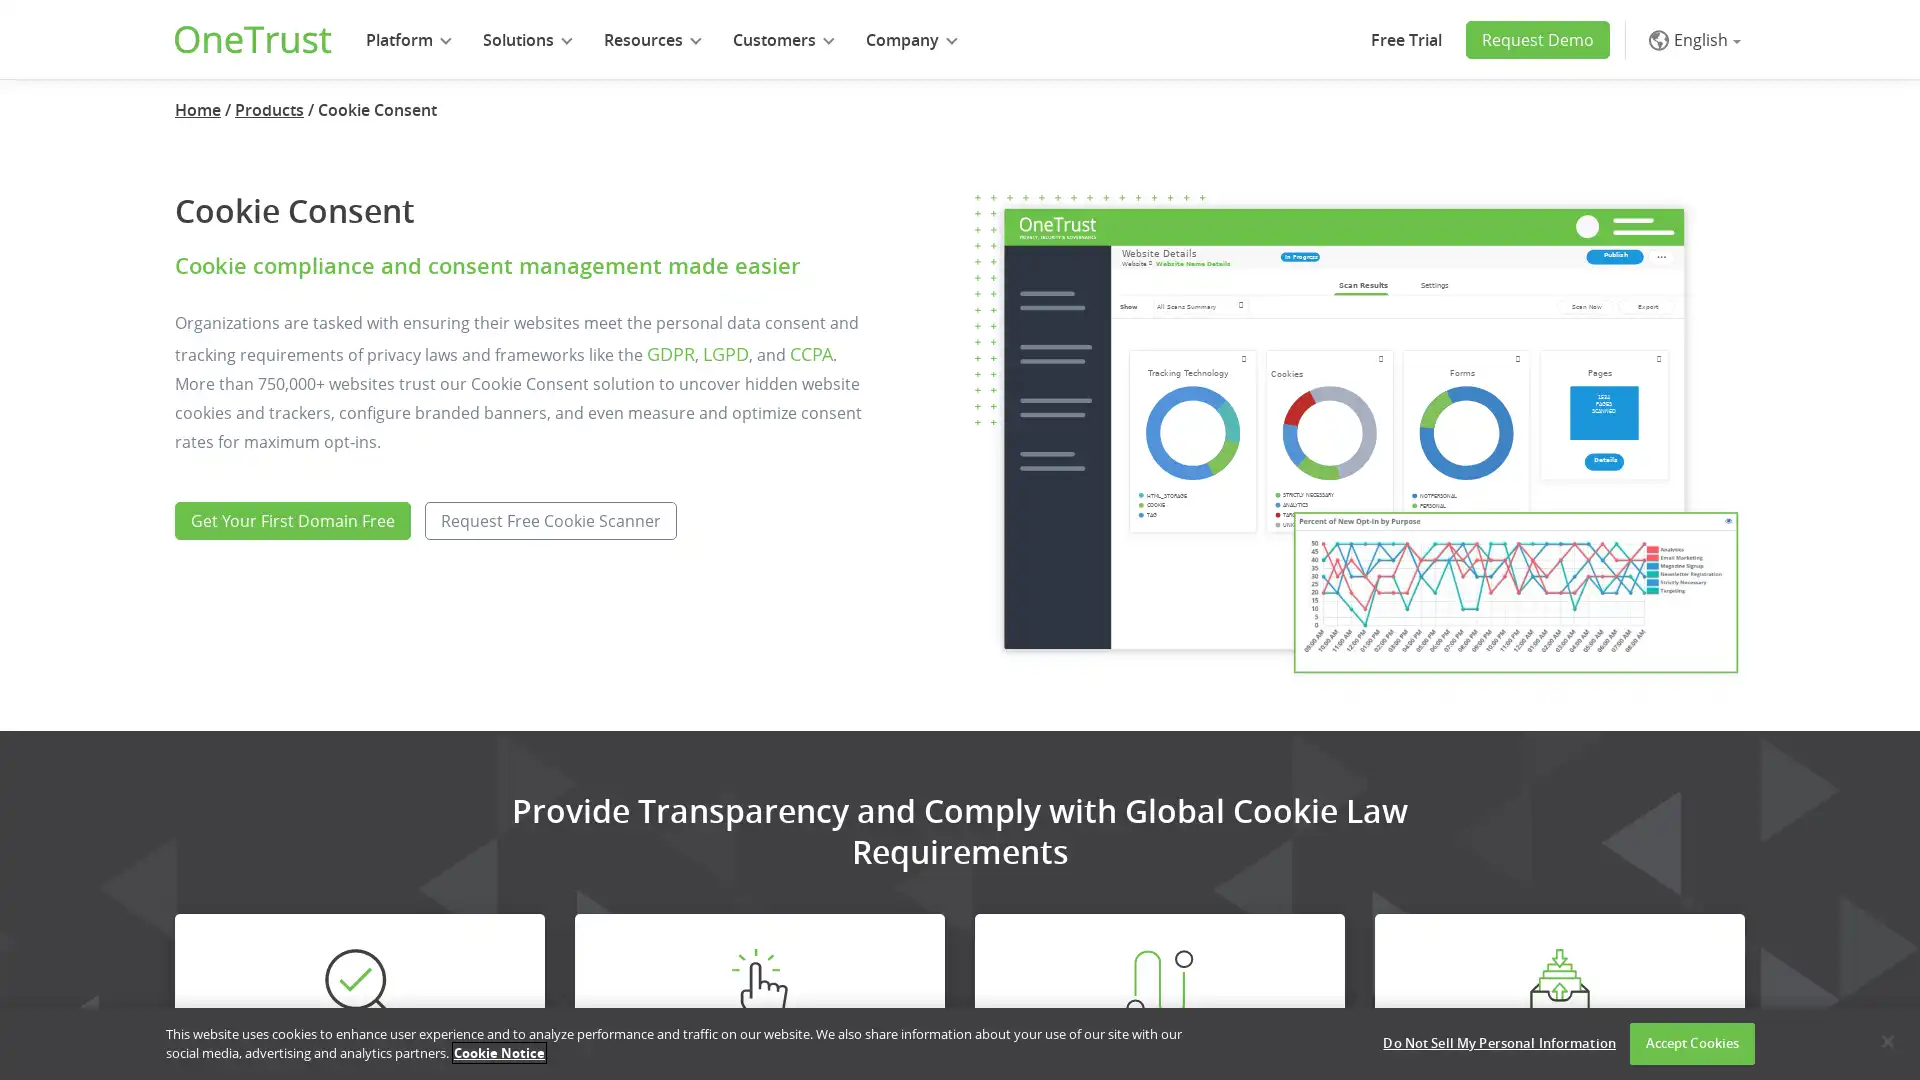  Describe the element at coordinates (1886, 1040) in the screenshot. I see `Close` at that location.